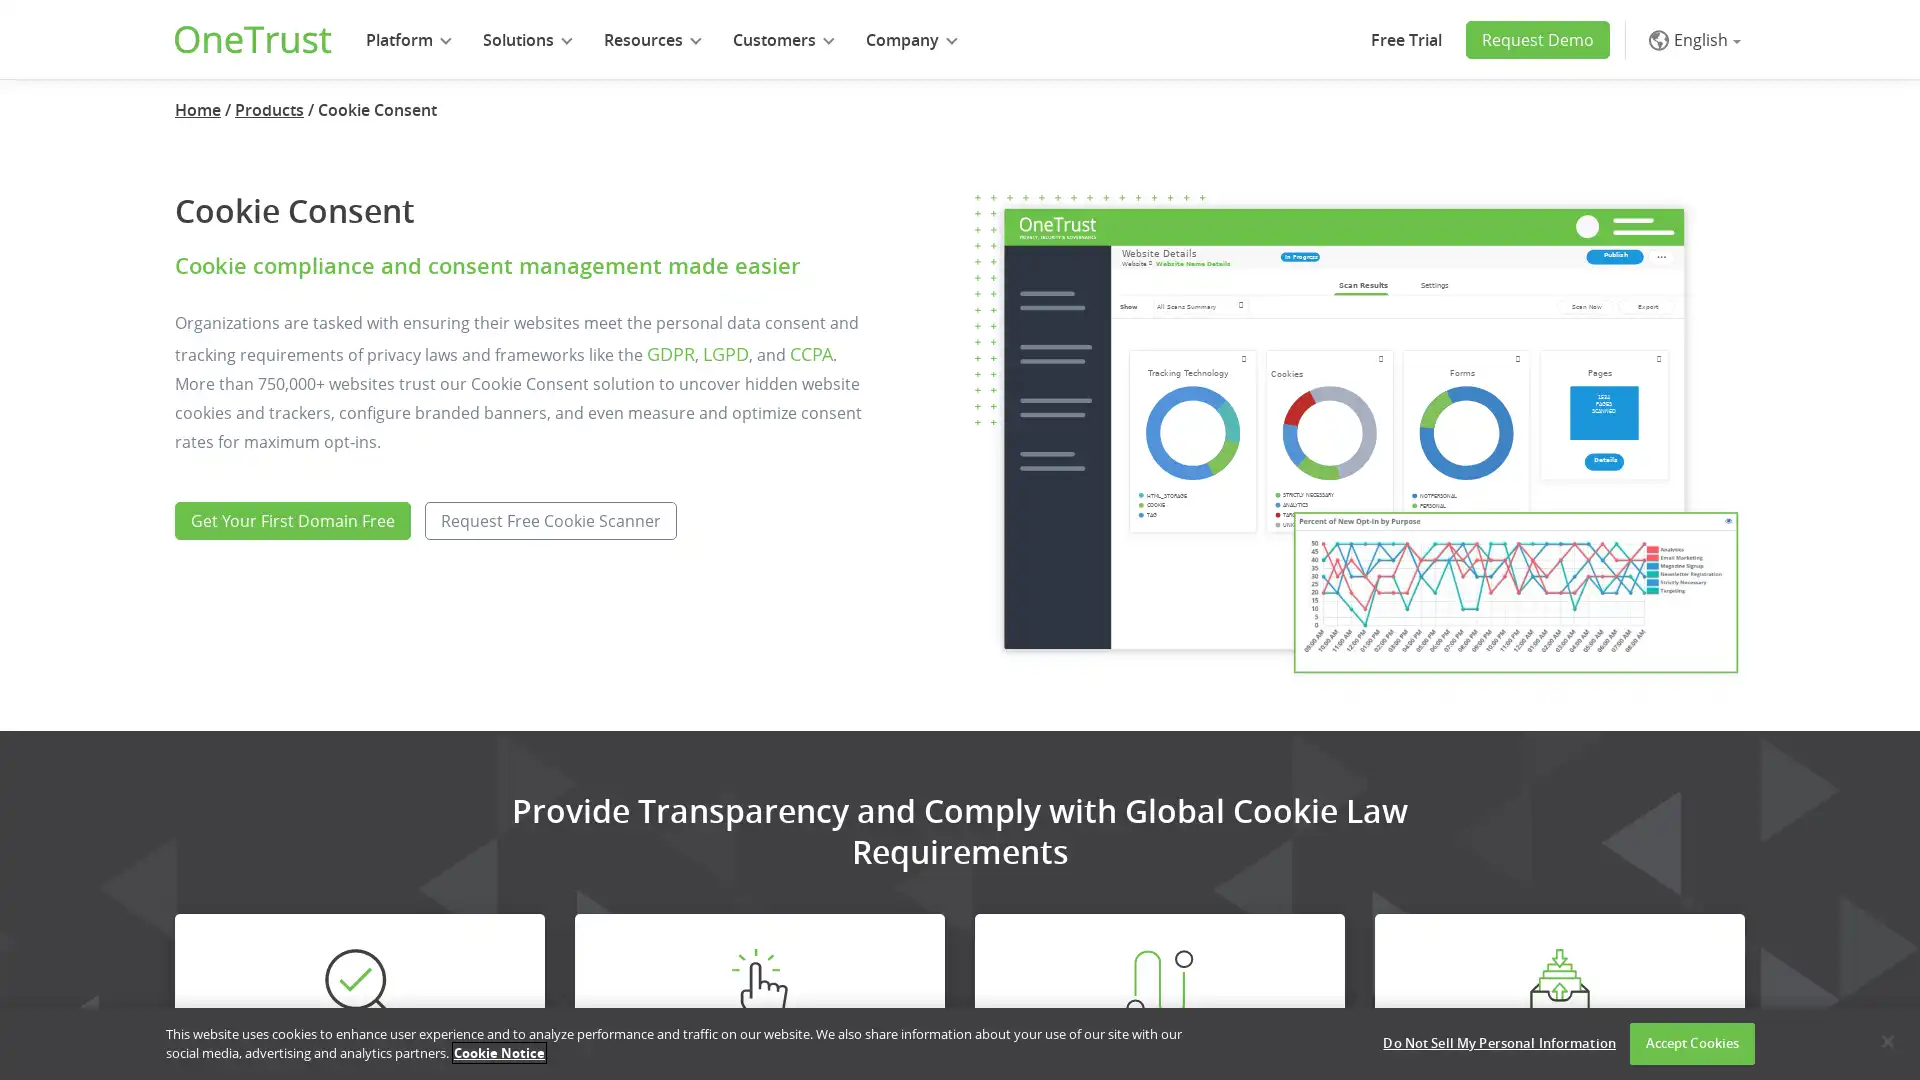  Describe the element at coordinates (1886, 1040) in the screenshot. I see `Close` at that location.